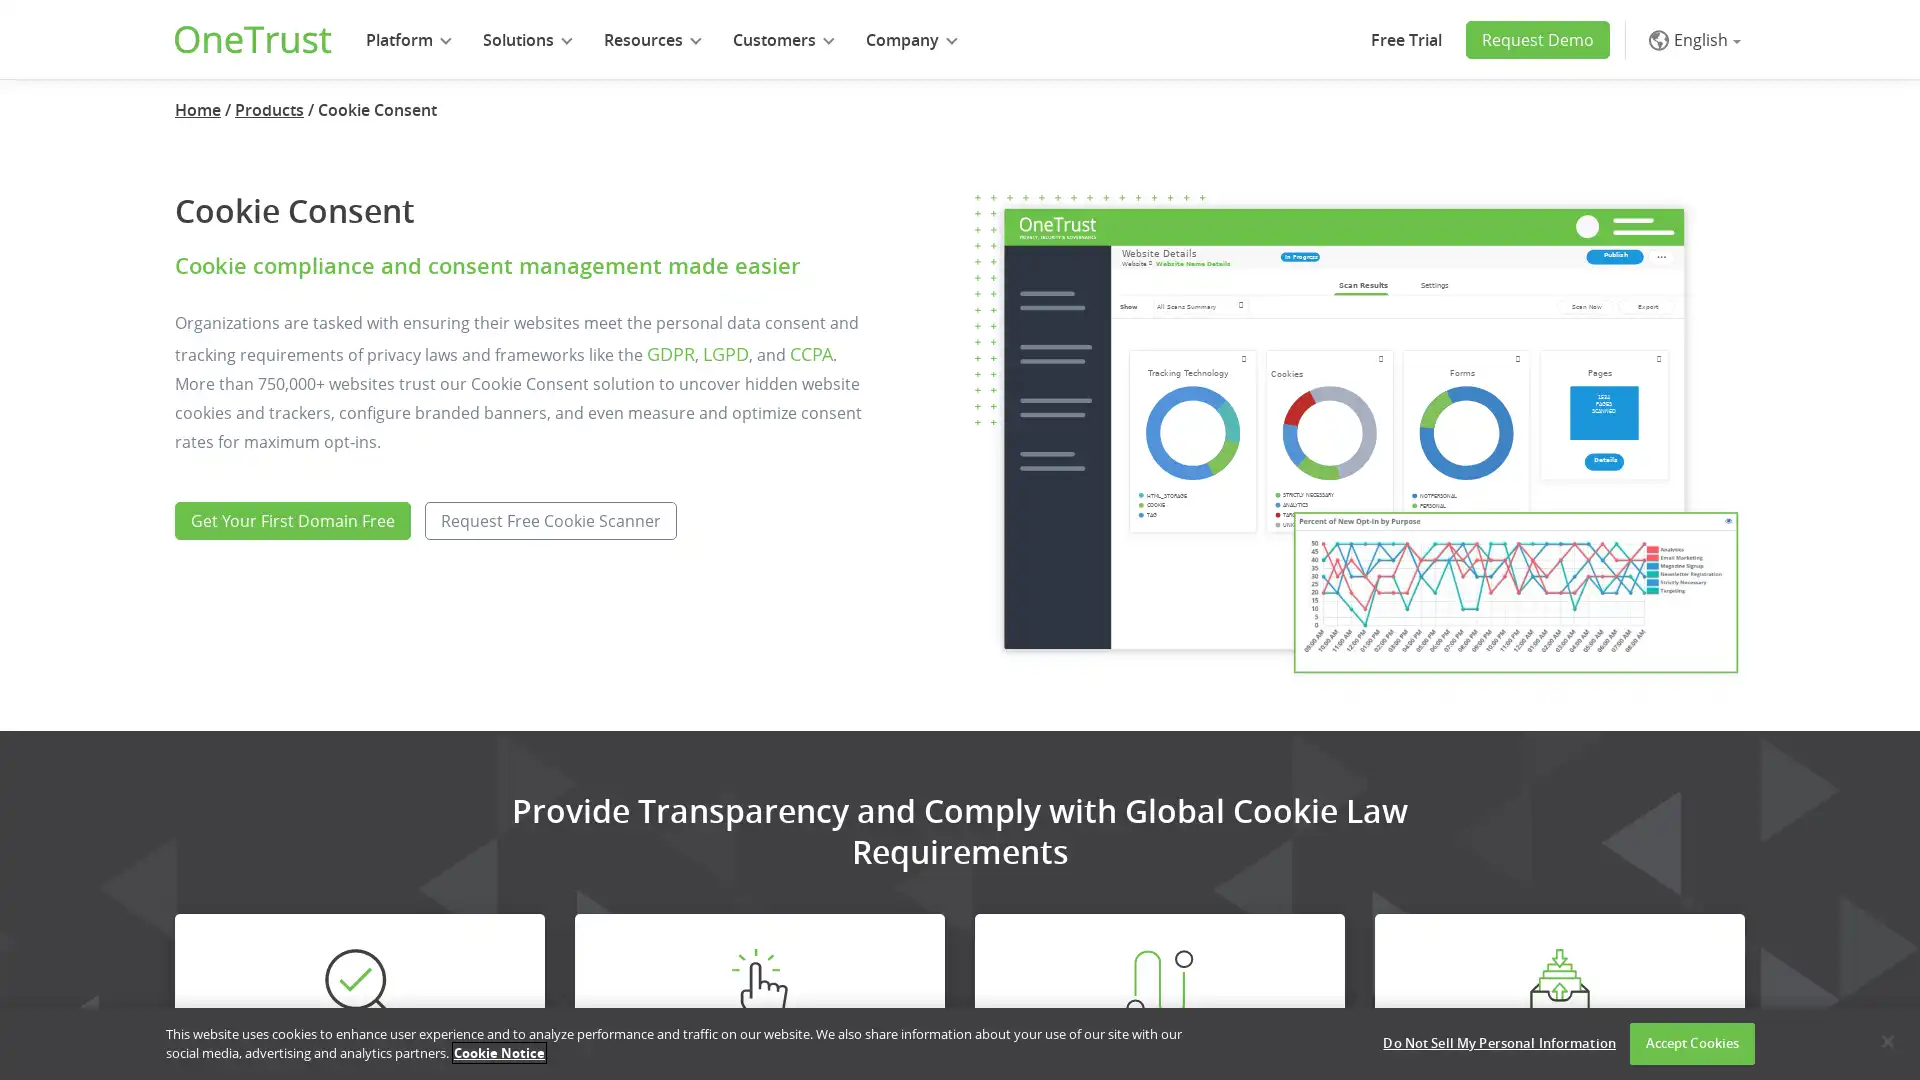  Describe the element at coordinates (1886, 1040) in the screenshot. I see `Close` at that location.